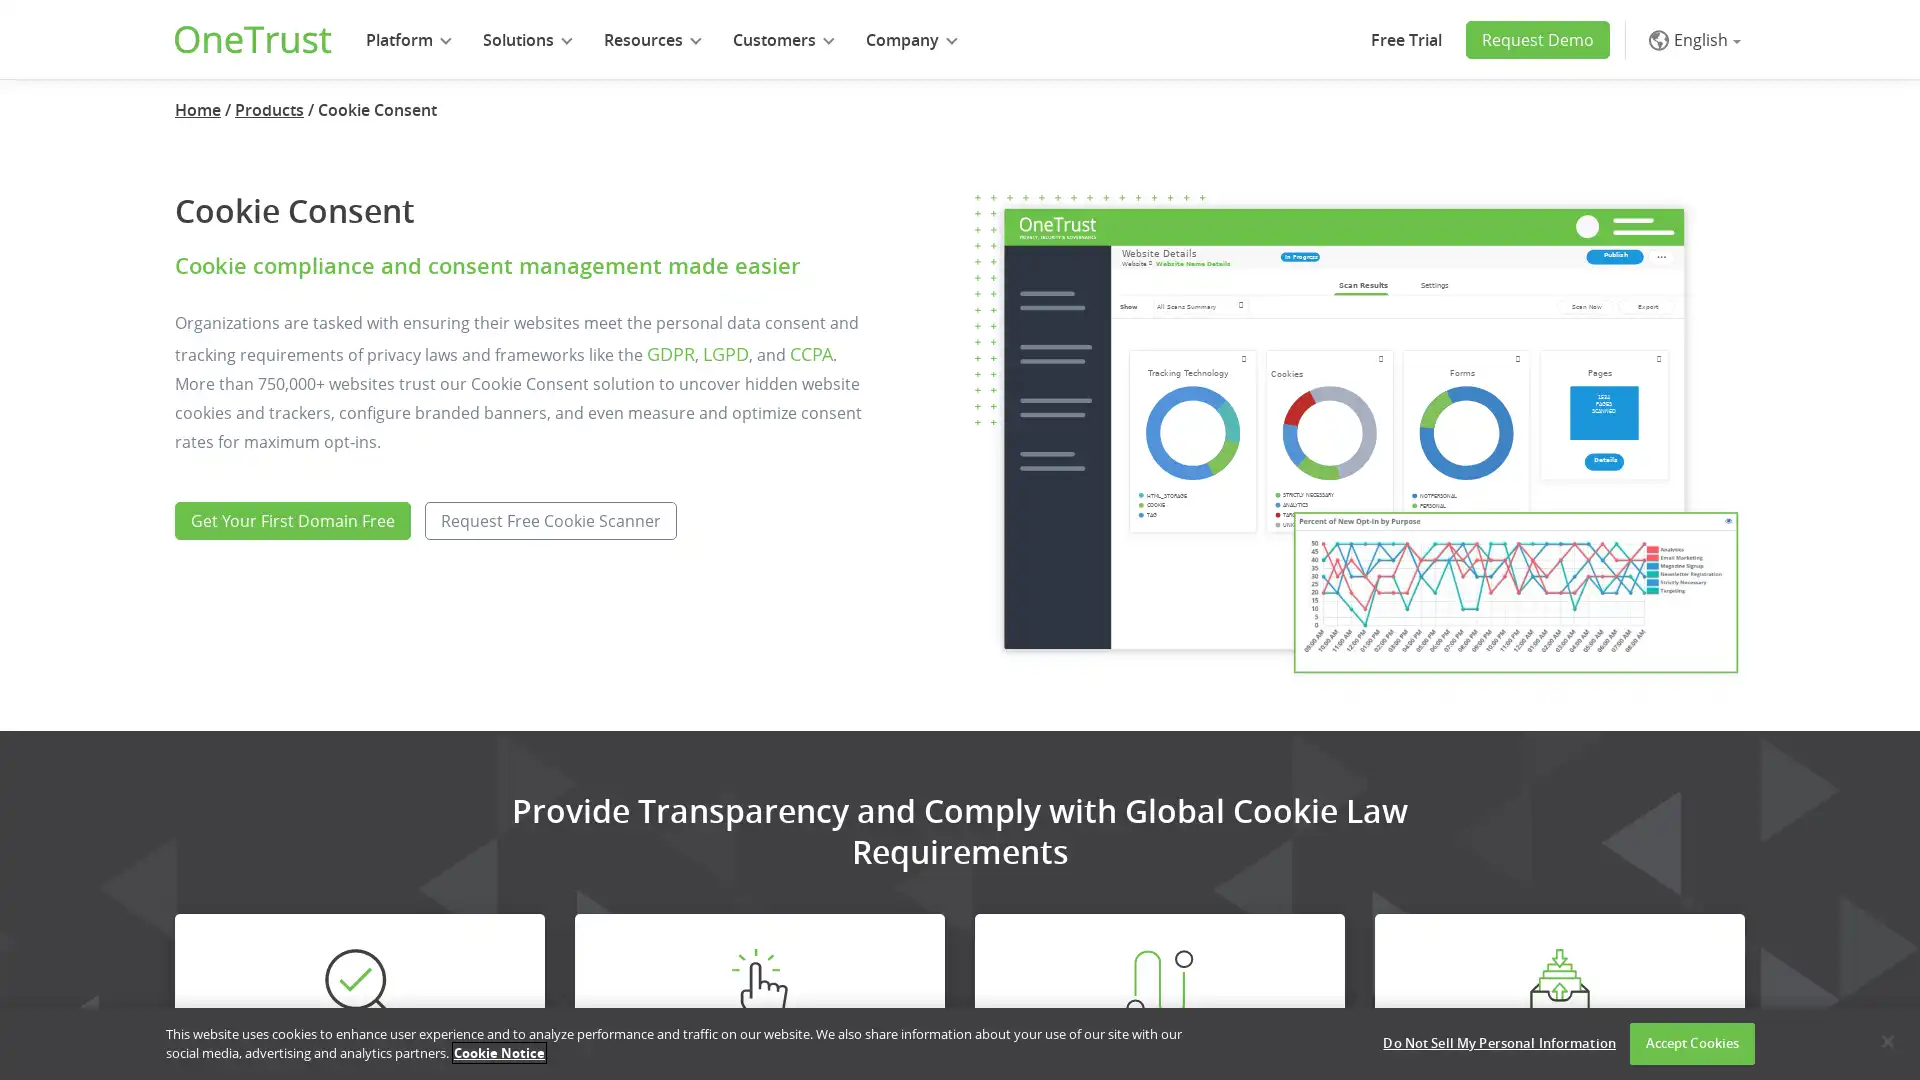  Describe the element at coordinates (1886, 1040) in the screenshot. I see `Close` at that location.